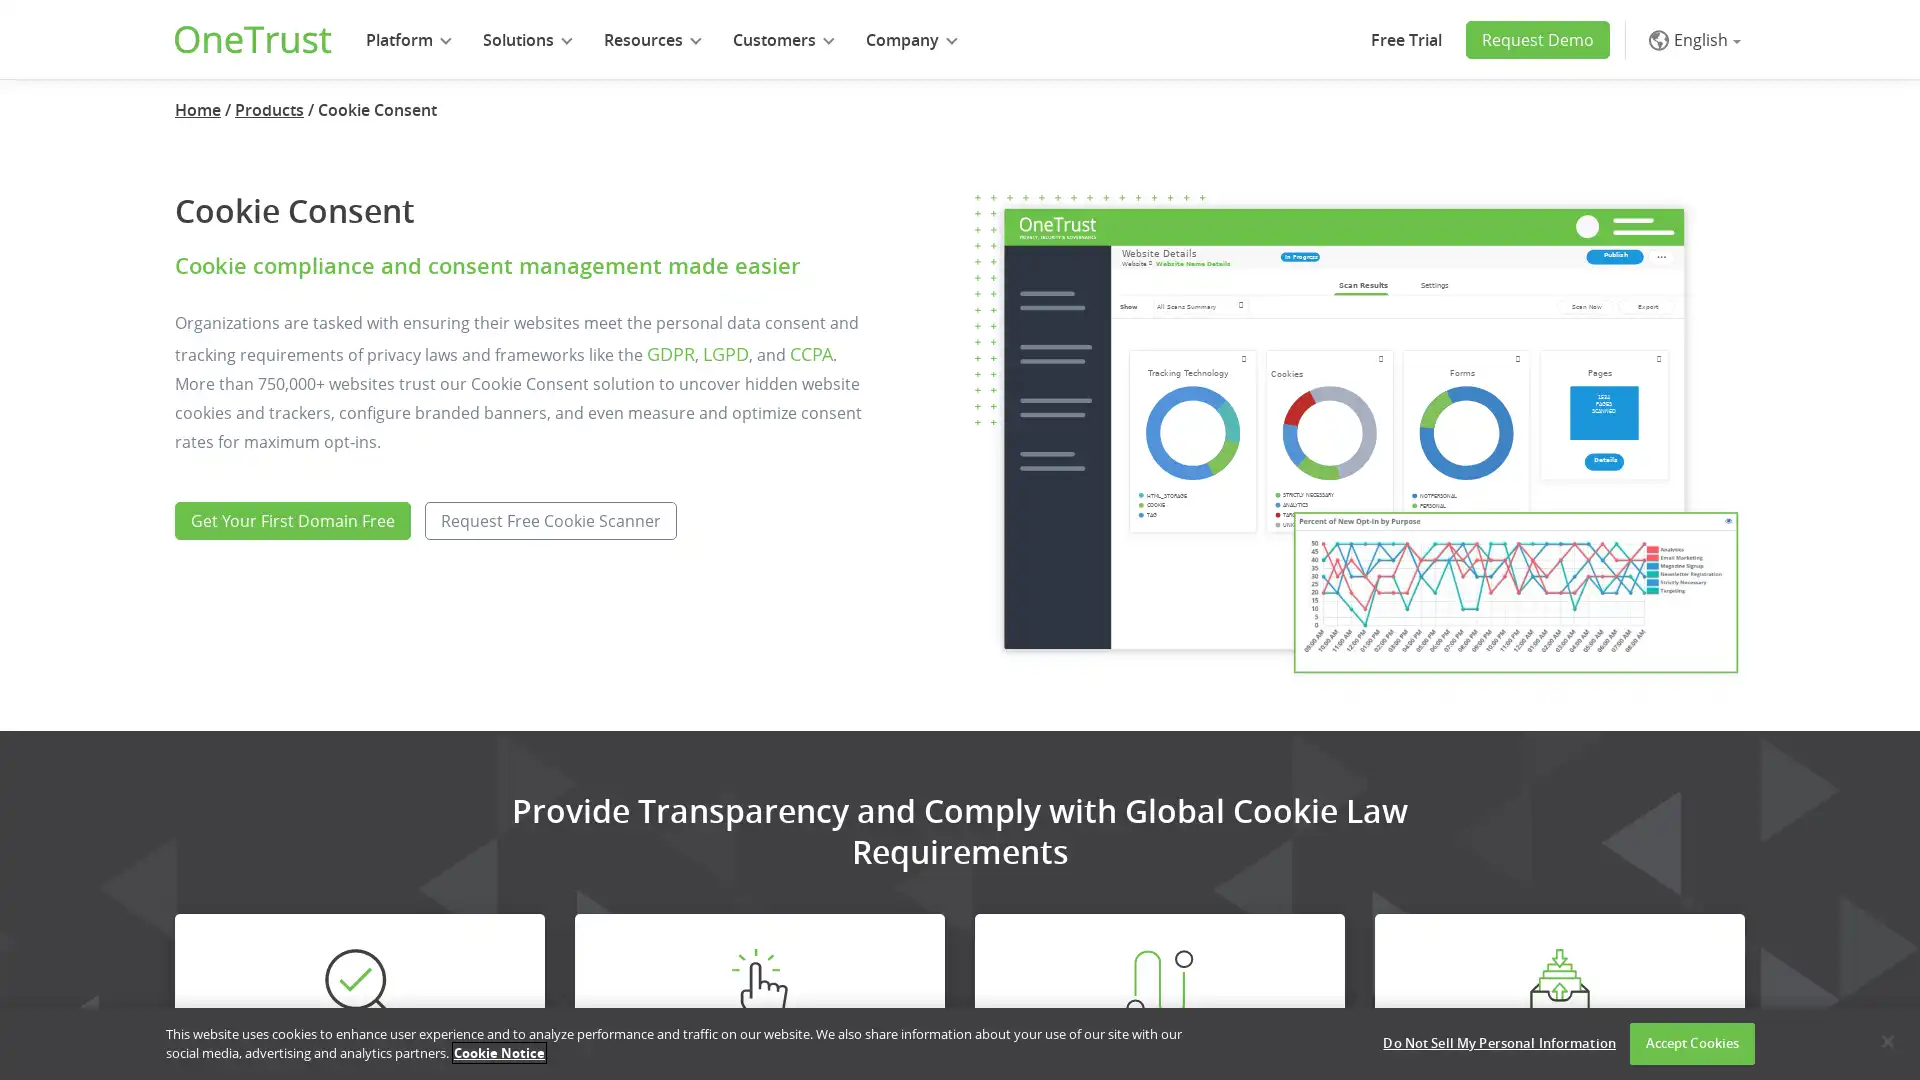  Describe the element at coordinates (1886, 1040) in the screenshot. I see `Close` at that location.